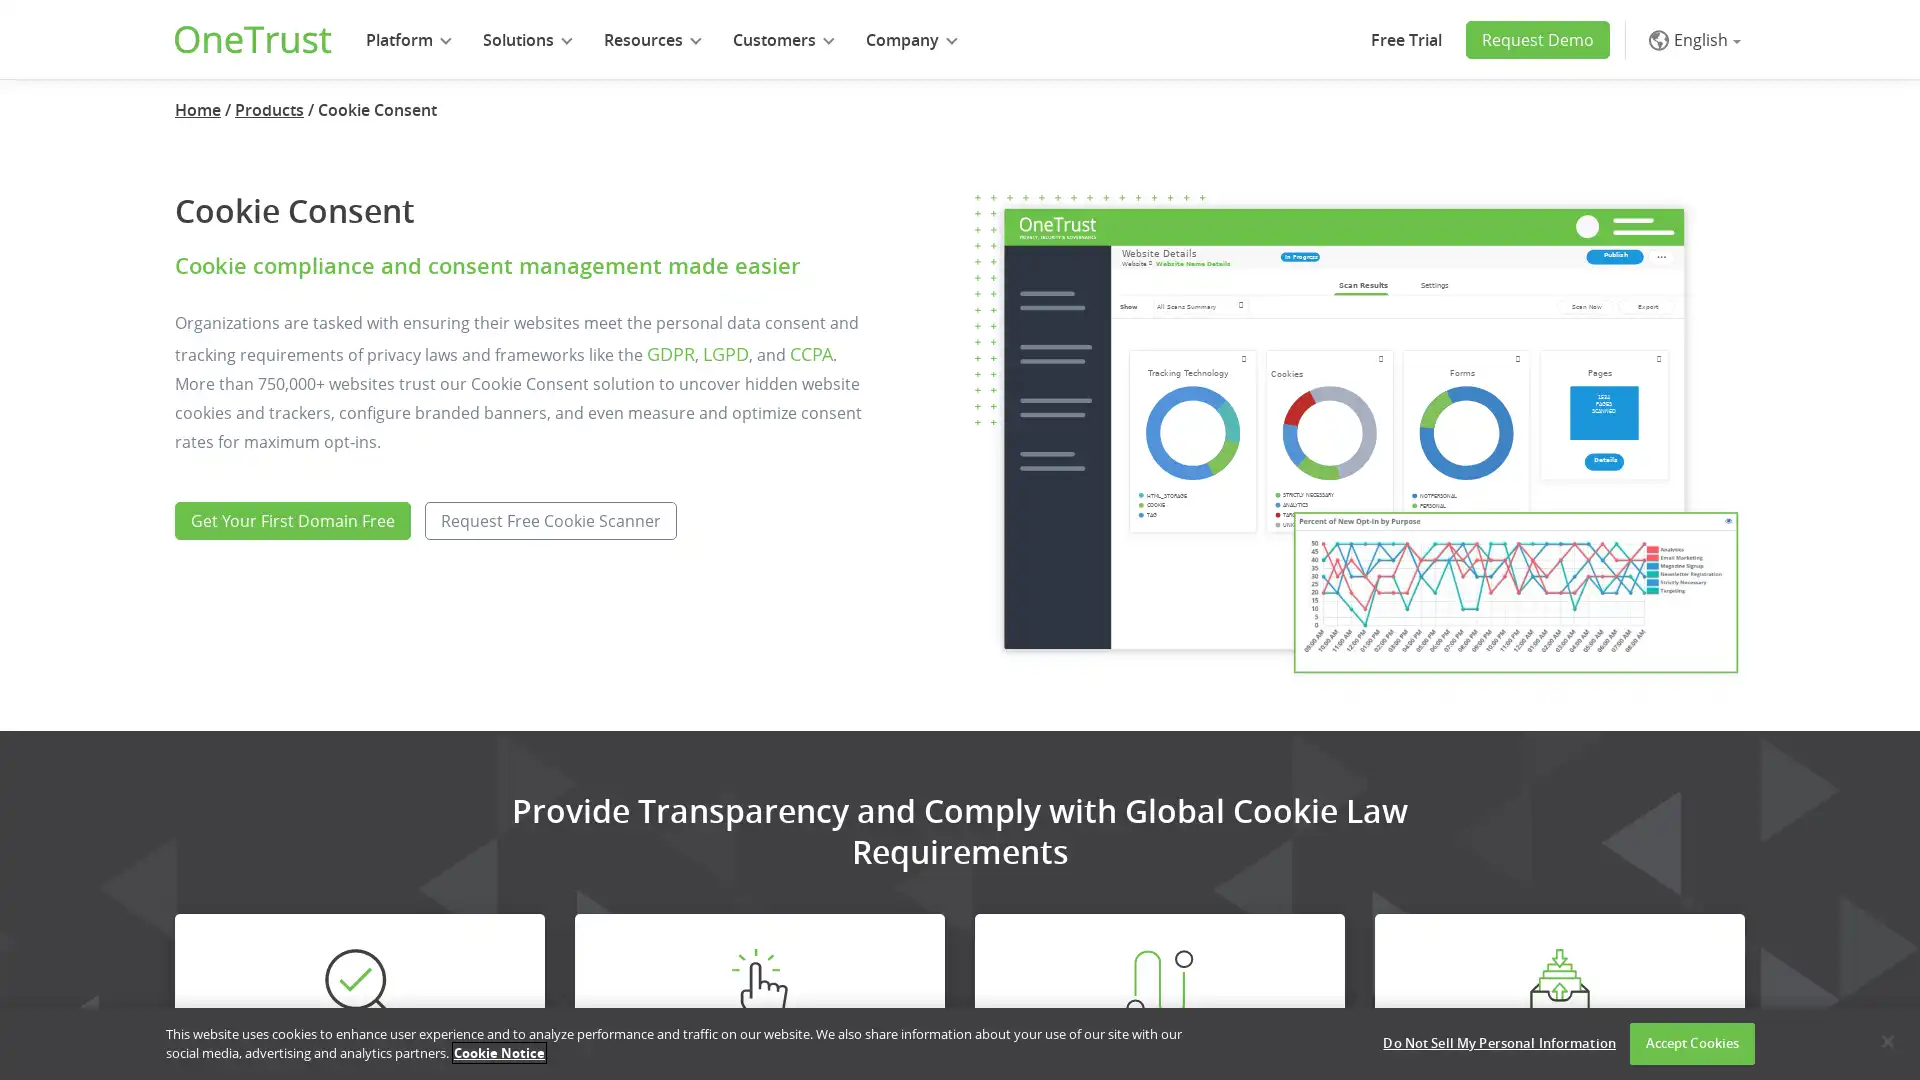  Describe the element at coordinates (1886, 1040) in the screenshot. I see `Close` at that location.